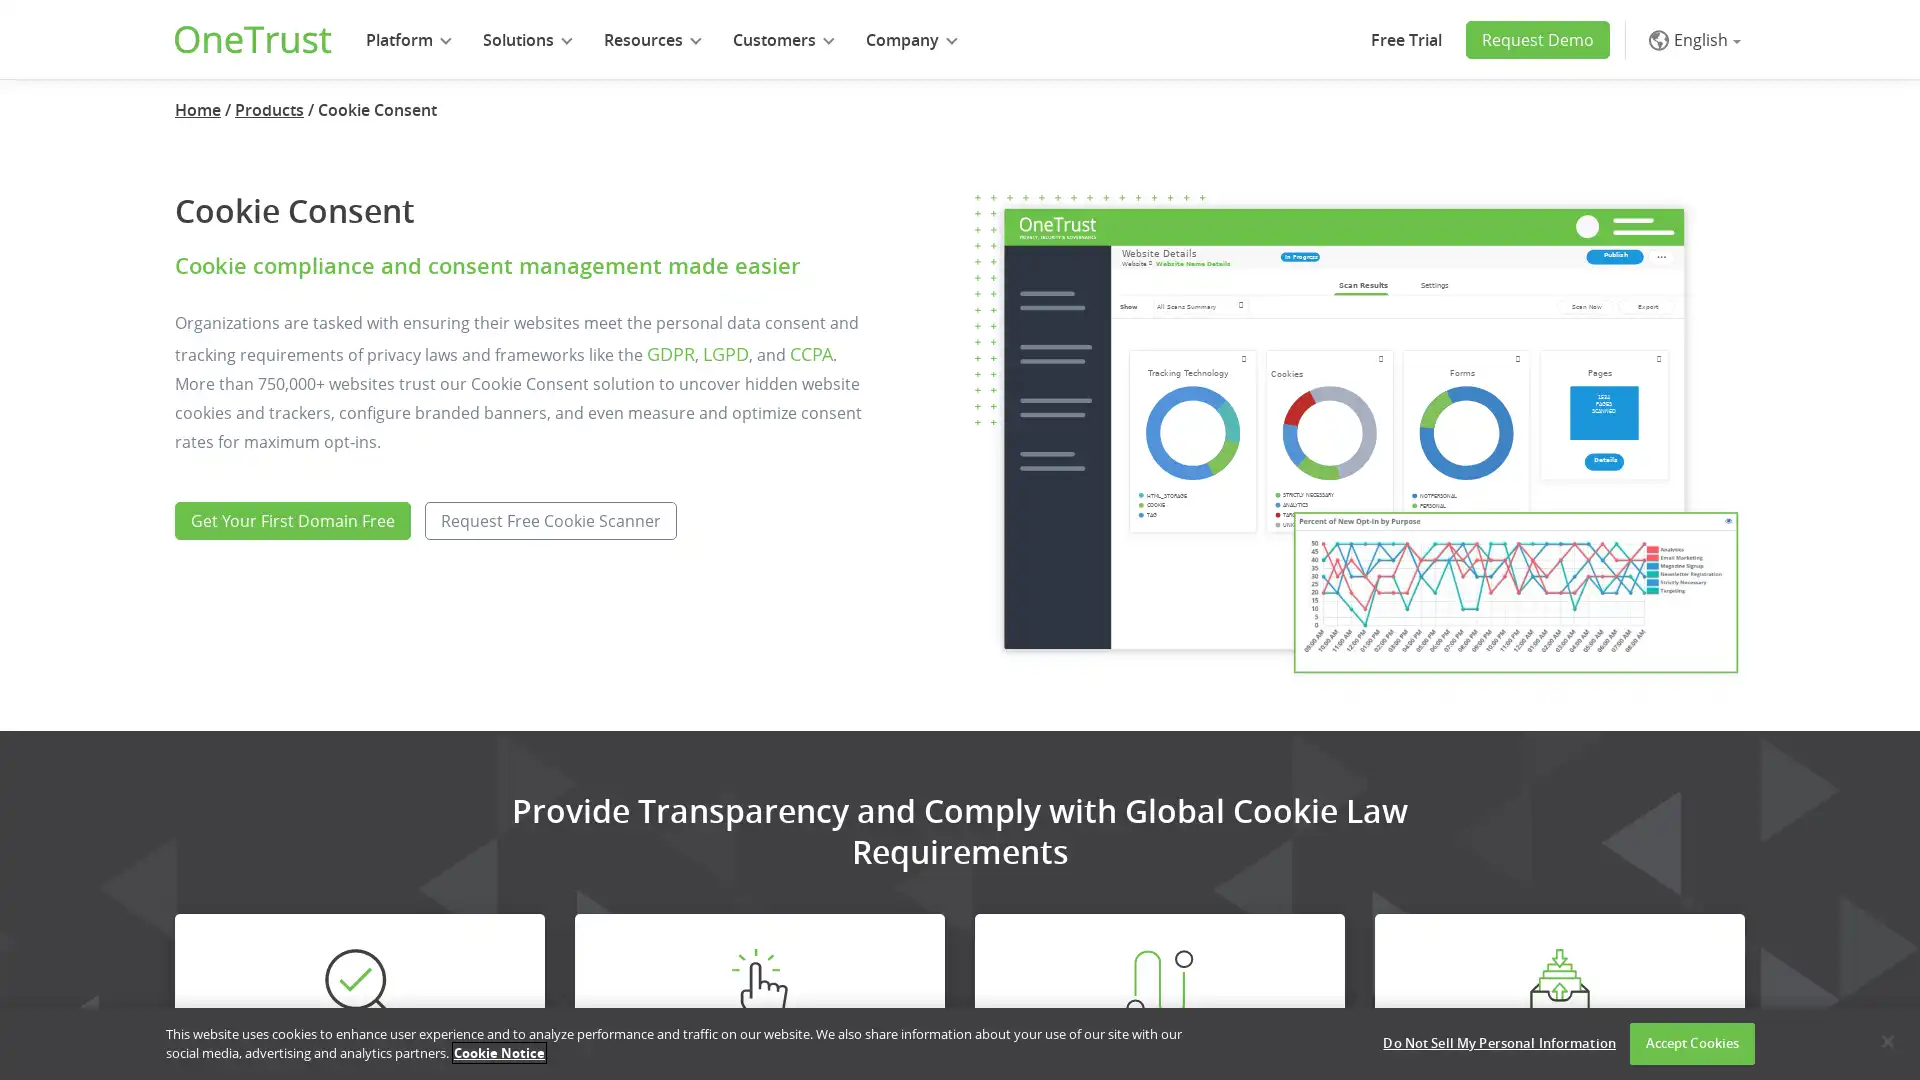  Describe the element at coordinates (1886, 1040) in the screenshot. I see `Close` at that location.